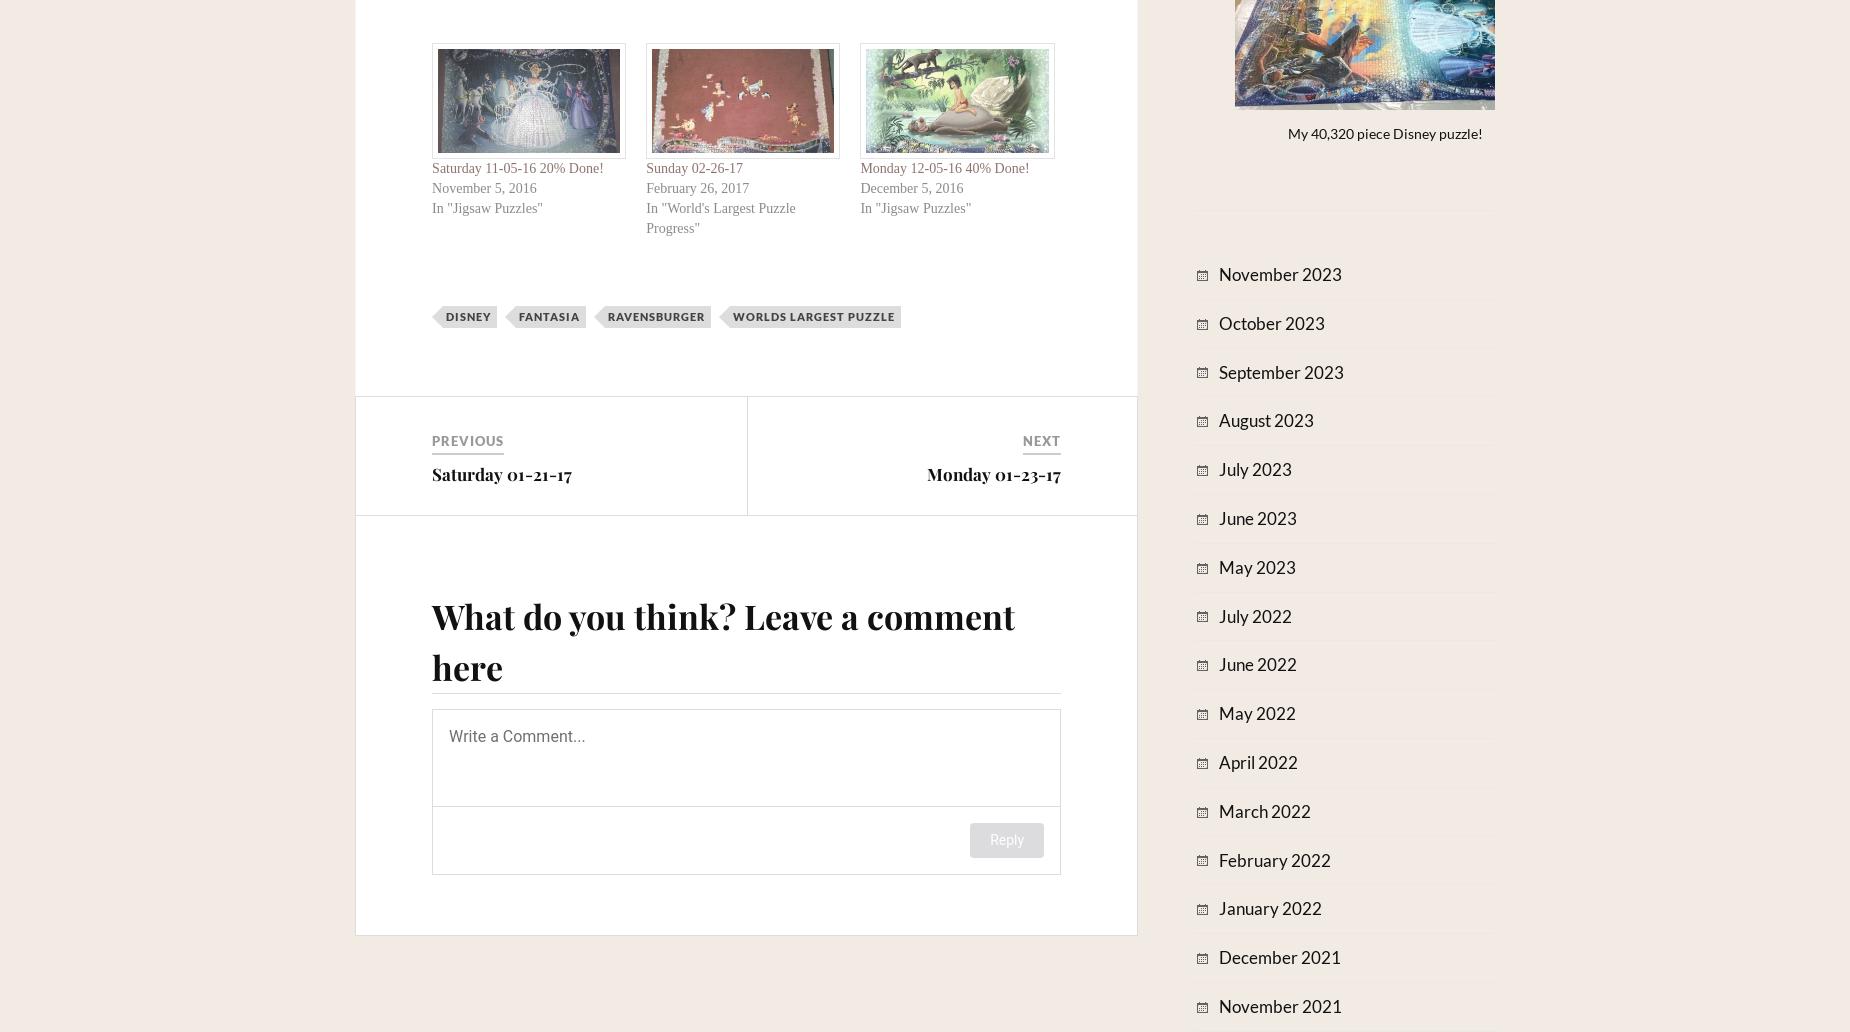  What do you see at coordinates (1279, 274) in the screenshot?
I see `'November 2023'` at bounding box center [1279, 274].